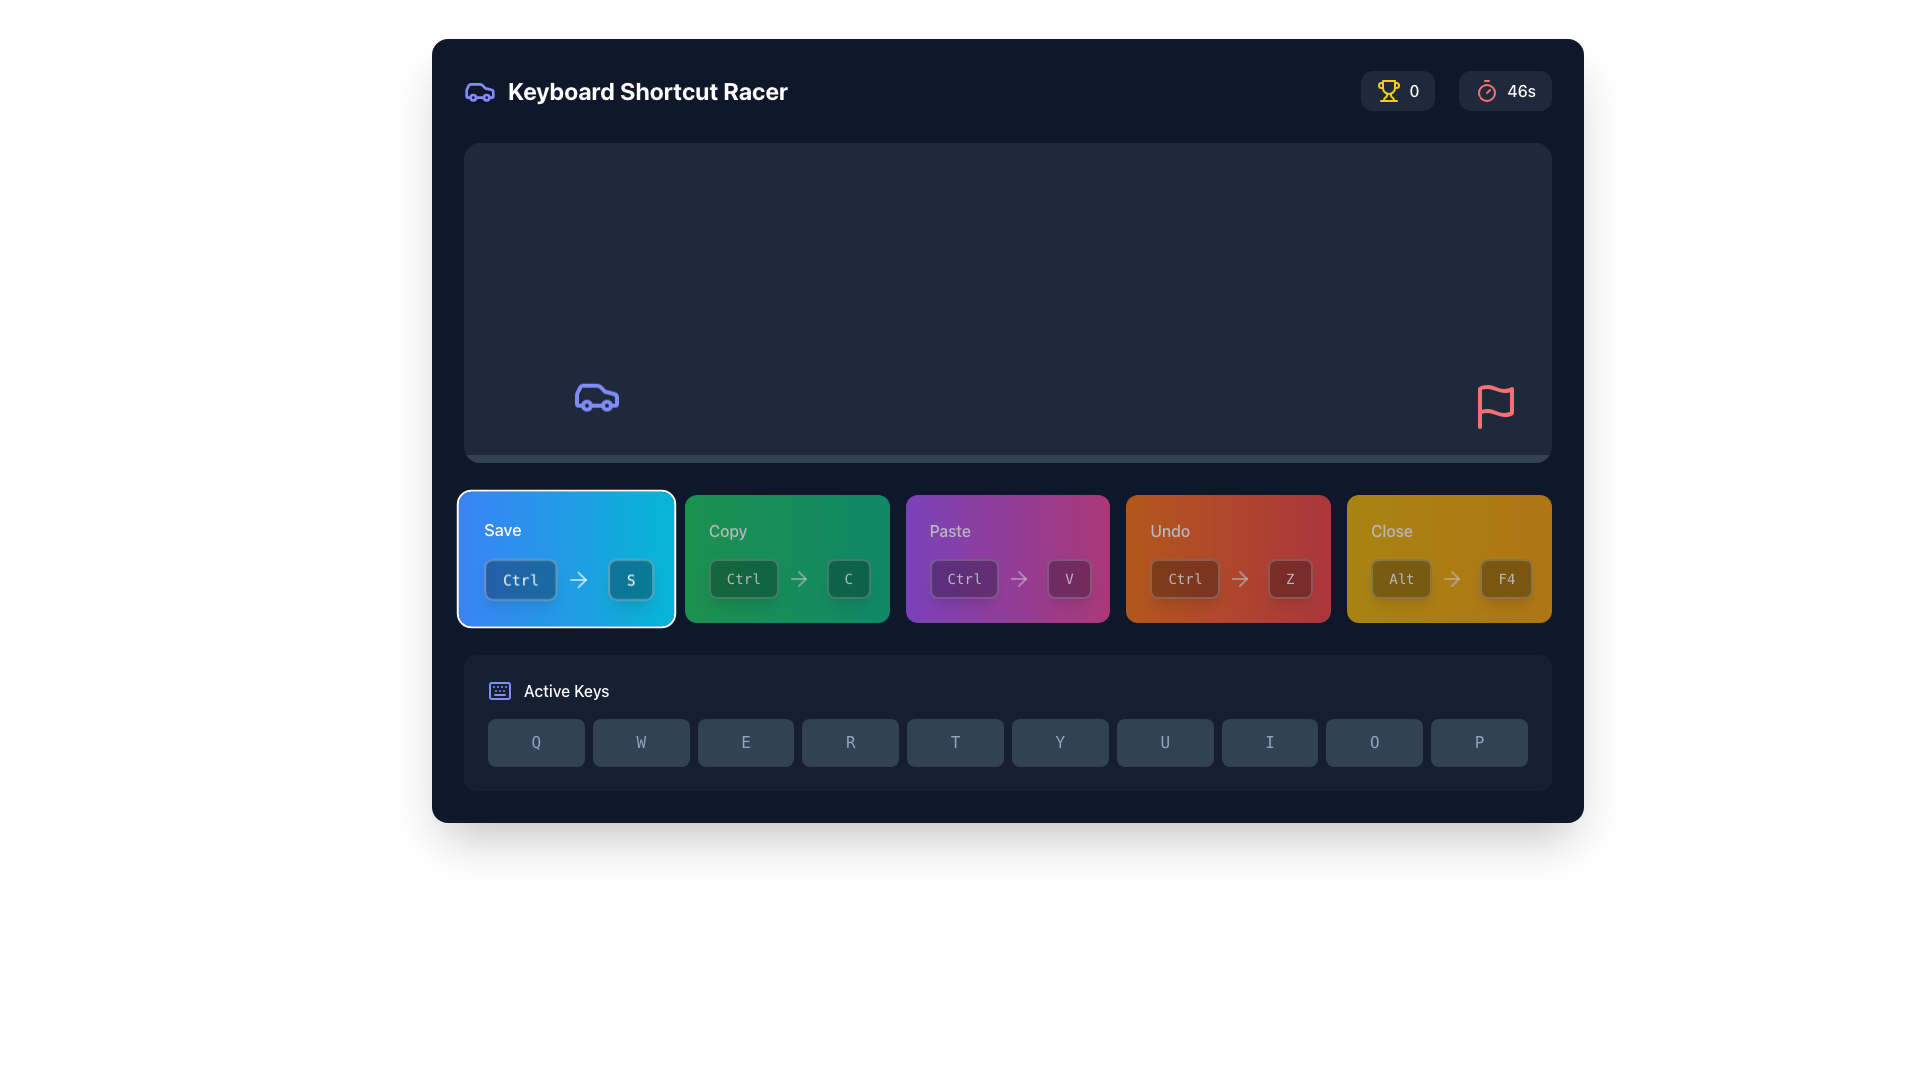 Image resolution: width=1920 pixels, height=1080 pixels. I want to click on the Shortcut key visual representation component illustrating the keyboard shortcut 'Alt + F4', which is positioned as the fifth button in a row of five buttons, located immediately, so click(1449, 559).